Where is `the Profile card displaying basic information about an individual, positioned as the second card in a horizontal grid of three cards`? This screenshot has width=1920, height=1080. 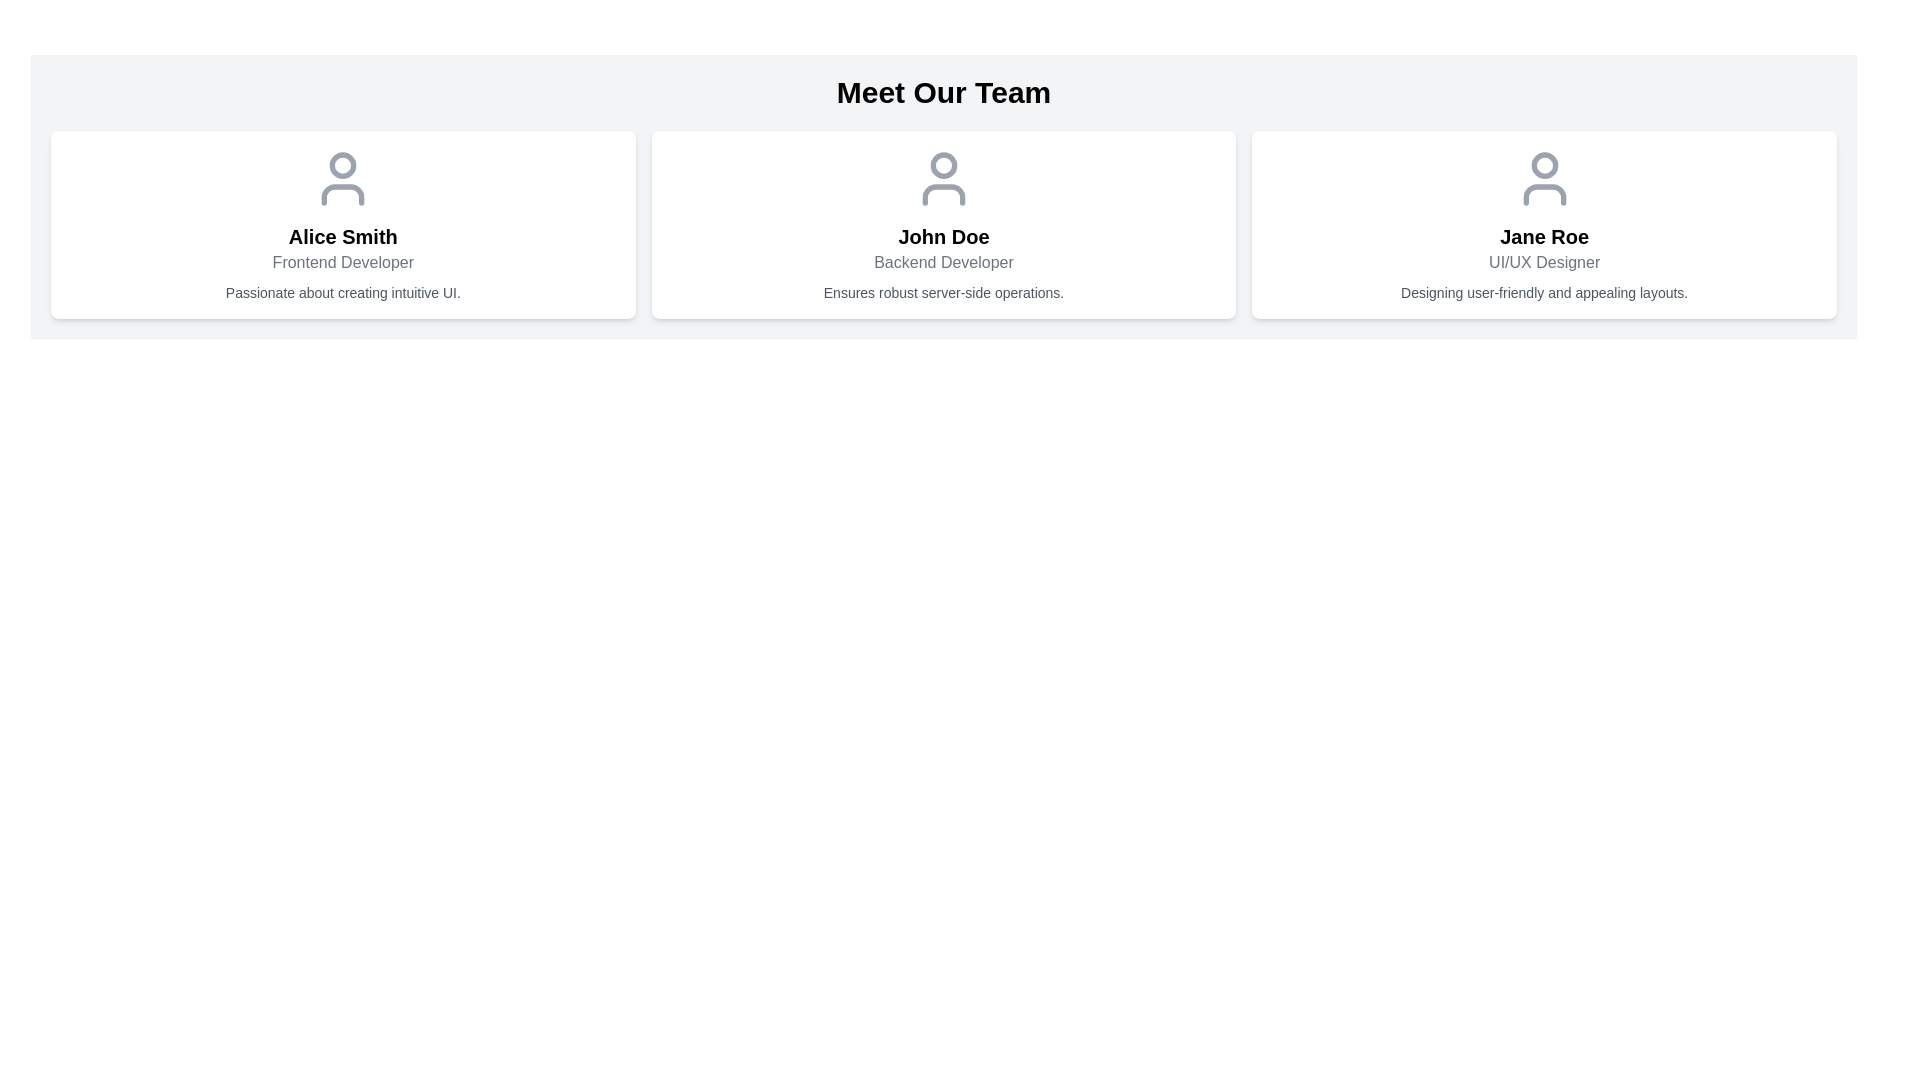 the Profile card displaying basic information about an individual, positioned as the second card in a horizontal grid of three cards is located at coordinates (943, 224).